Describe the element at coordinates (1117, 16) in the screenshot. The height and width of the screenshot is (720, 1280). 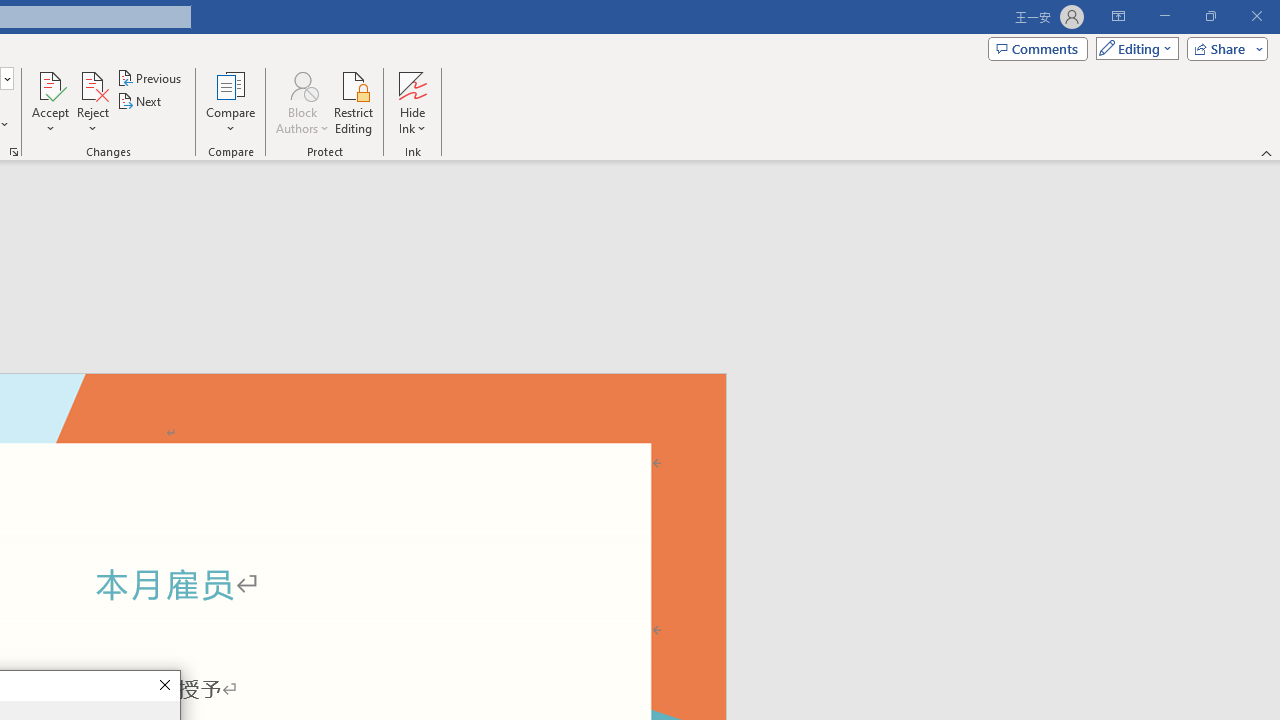
I see `'Ribbon Display Options'` at that location.